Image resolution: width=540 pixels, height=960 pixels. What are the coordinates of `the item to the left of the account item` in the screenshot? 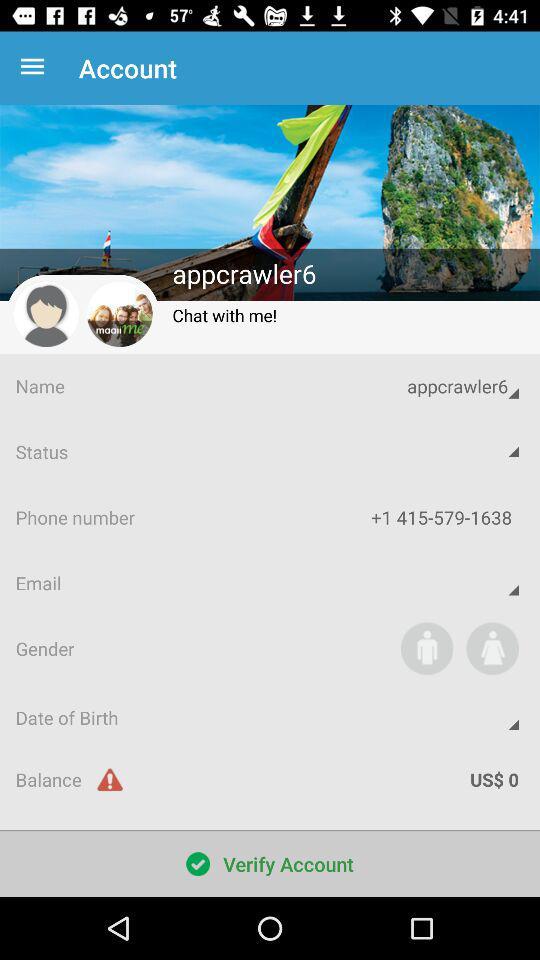 It's located at (36, 68).